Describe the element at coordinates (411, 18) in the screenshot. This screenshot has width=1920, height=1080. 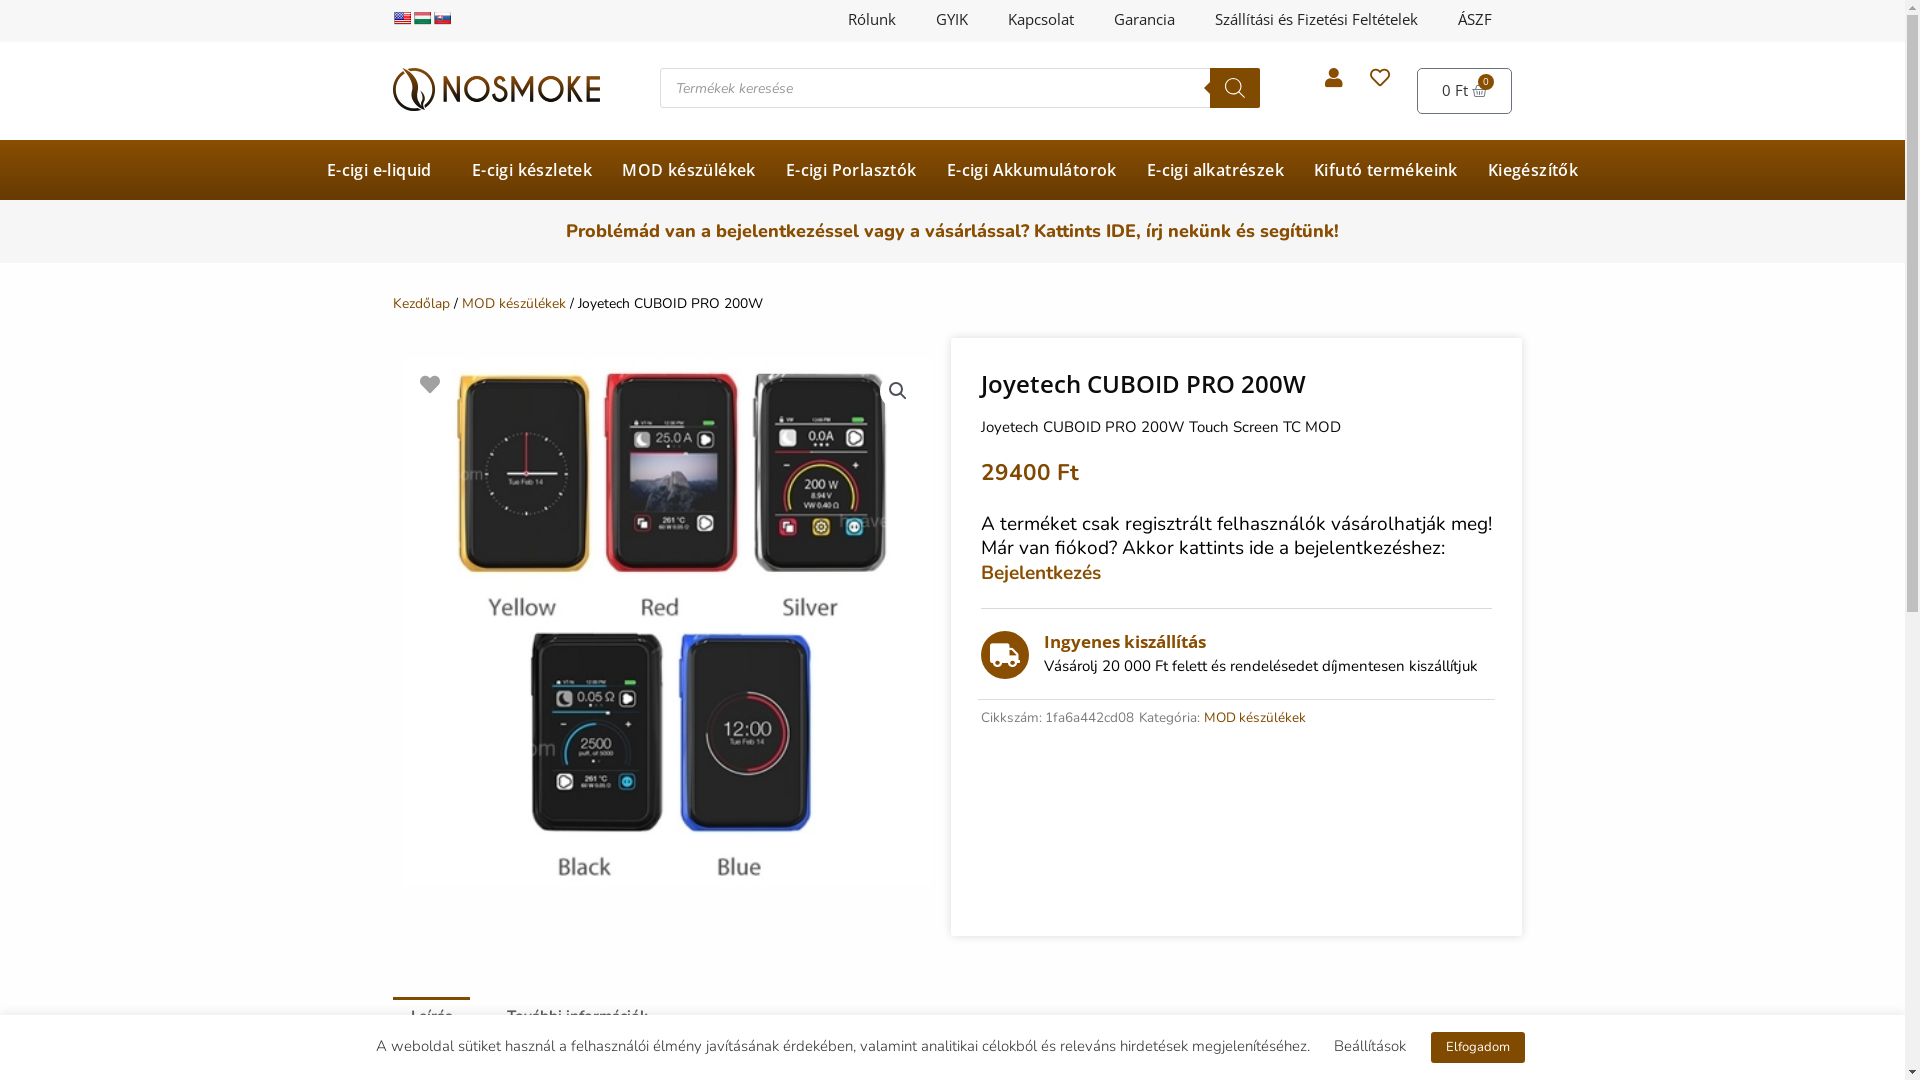
I see `'Hungarian'` at that location.